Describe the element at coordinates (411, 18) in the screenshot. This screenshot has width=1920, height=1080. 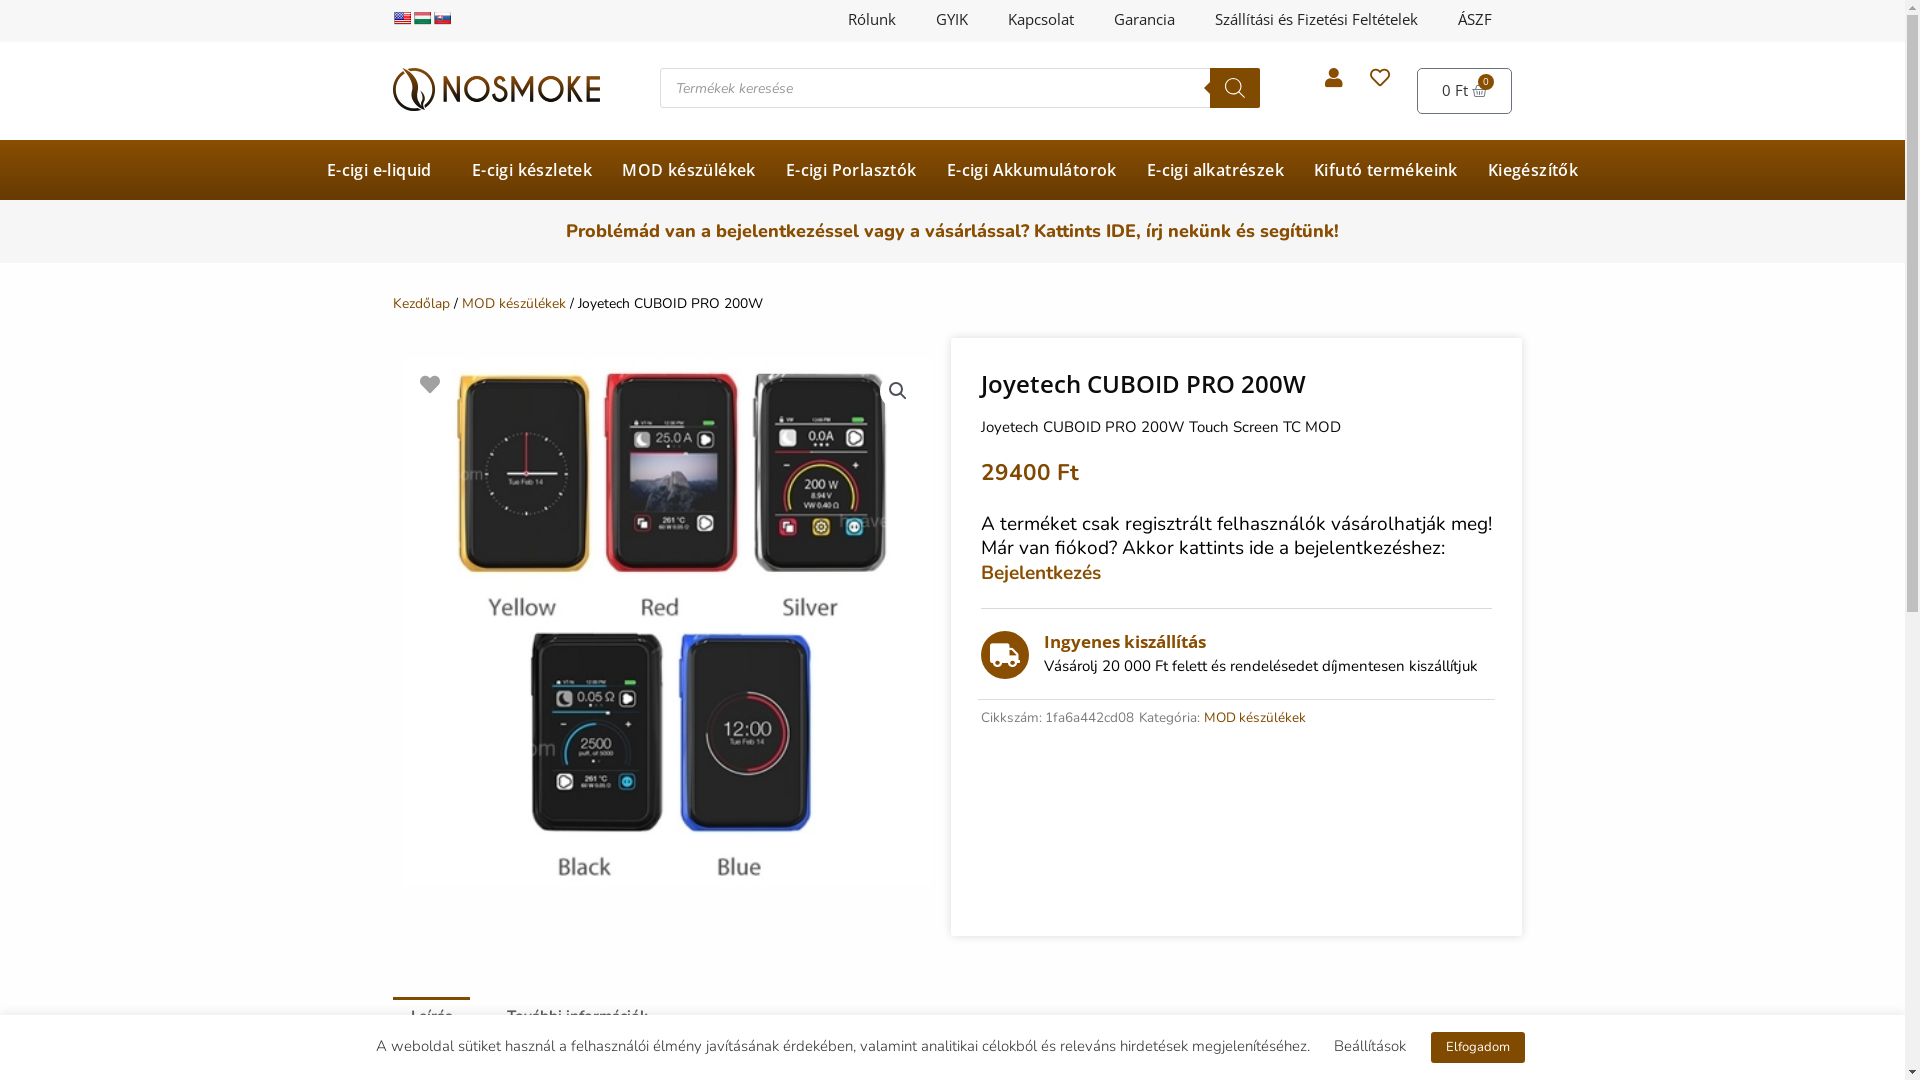
I see `'Hungarian'` at that location.